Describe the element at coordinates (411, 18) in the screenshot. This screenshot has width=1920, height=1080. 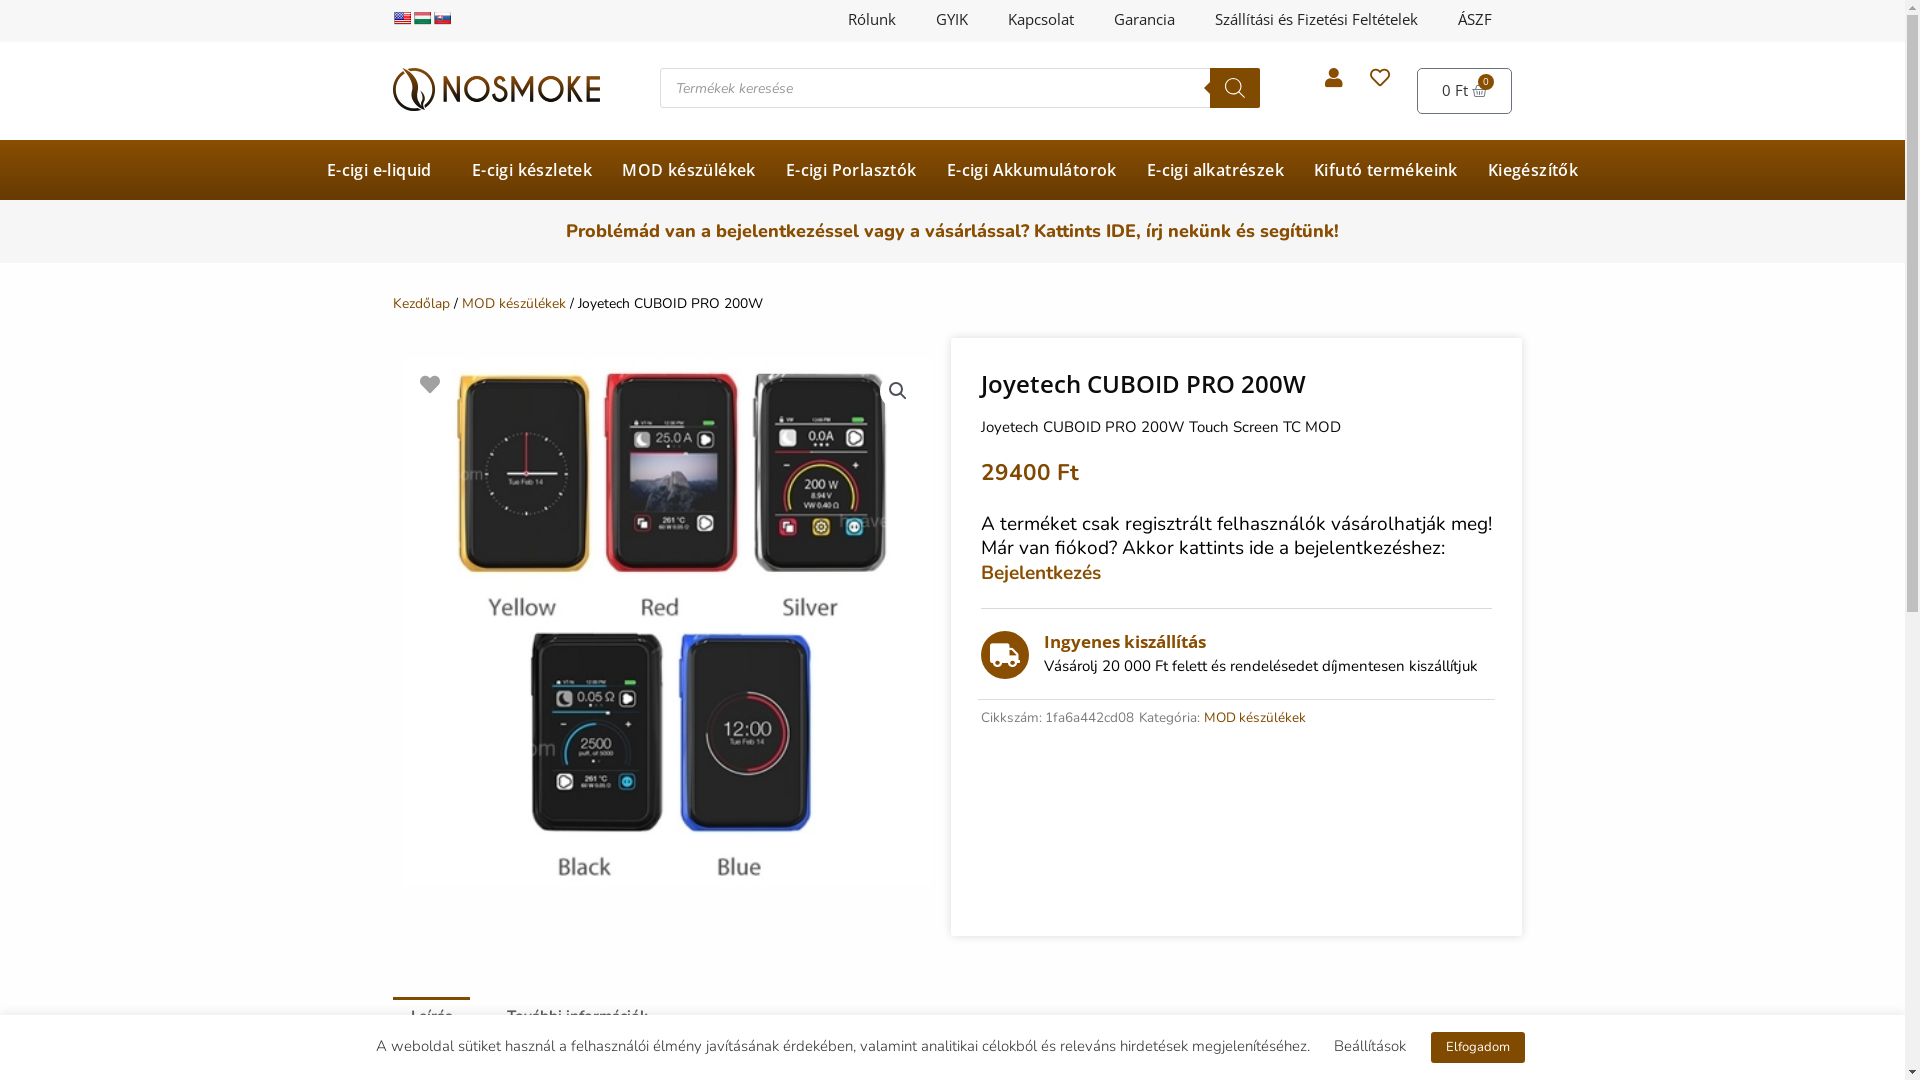
I see `'Hungarian'` at that location.